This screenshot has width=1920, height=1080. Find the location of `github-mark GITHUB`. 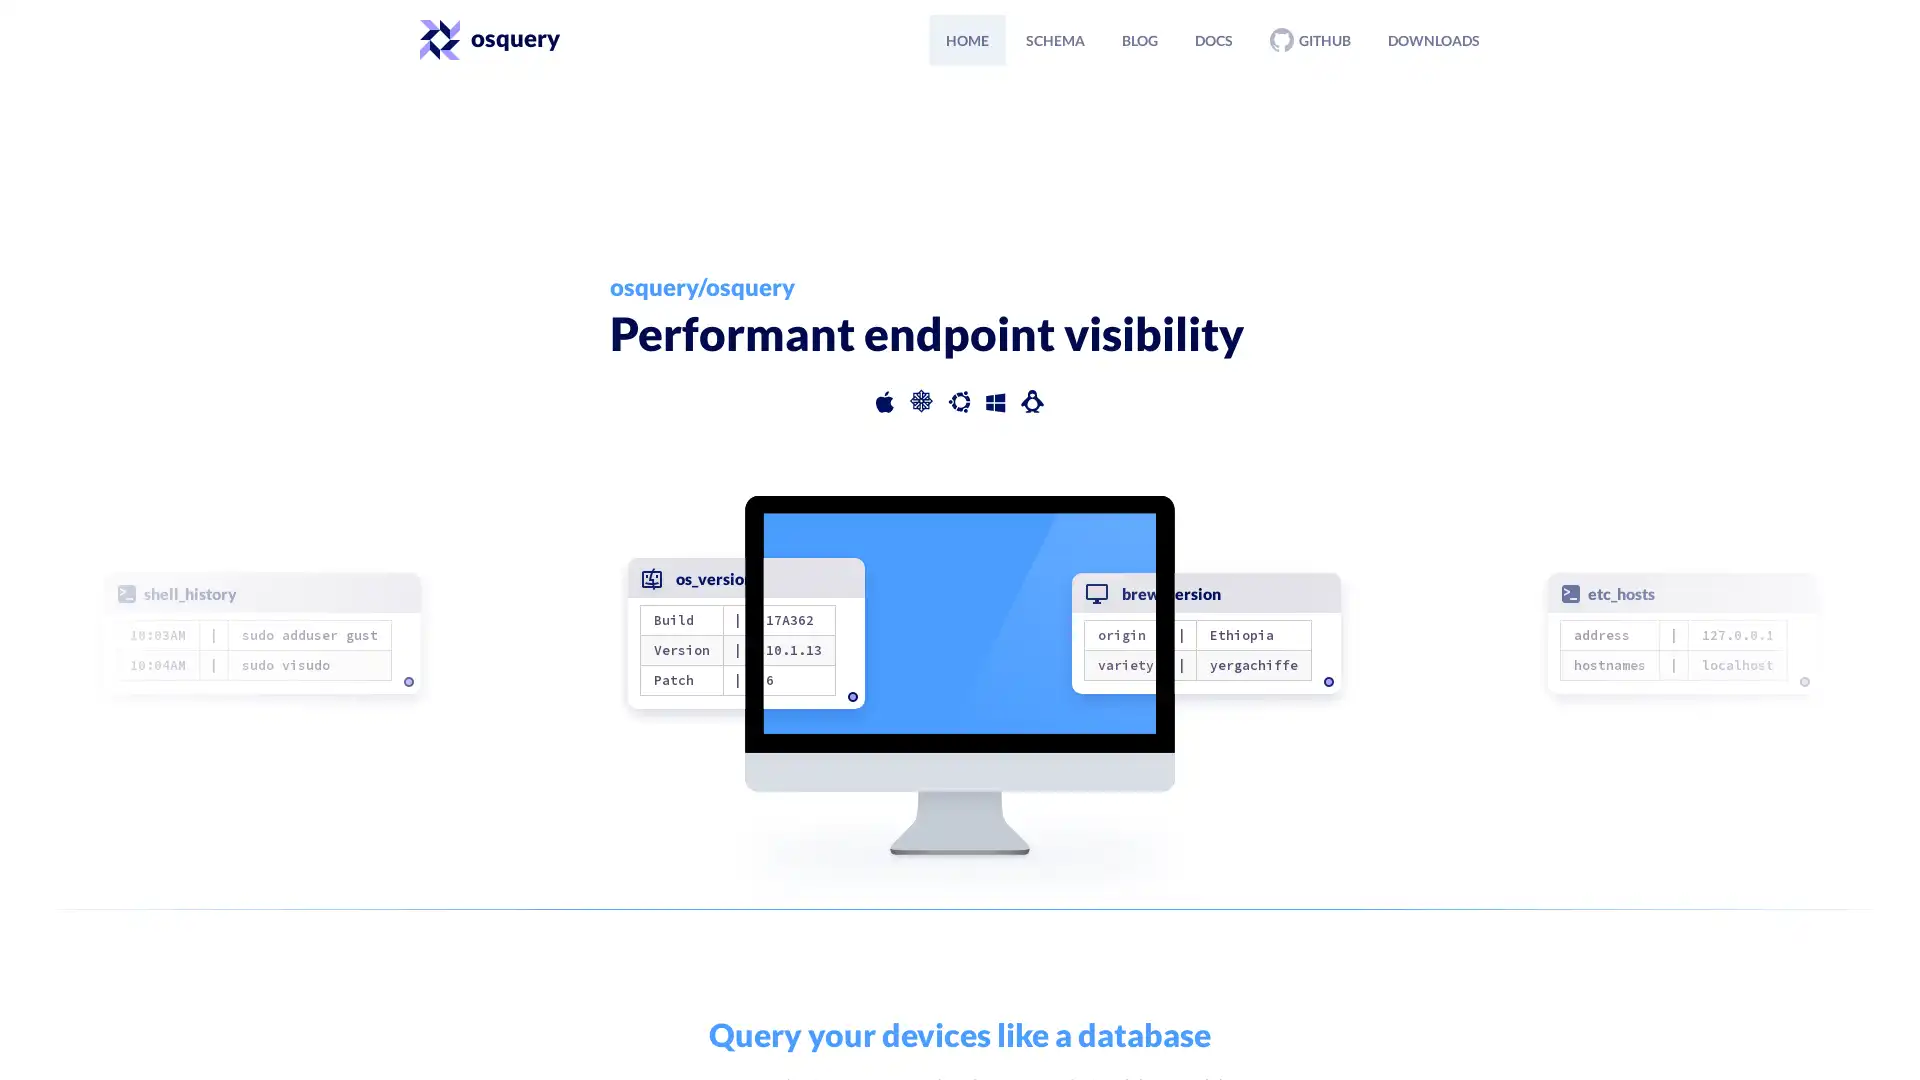

github-mark GITHUB is located at coordinates (1310, 39).